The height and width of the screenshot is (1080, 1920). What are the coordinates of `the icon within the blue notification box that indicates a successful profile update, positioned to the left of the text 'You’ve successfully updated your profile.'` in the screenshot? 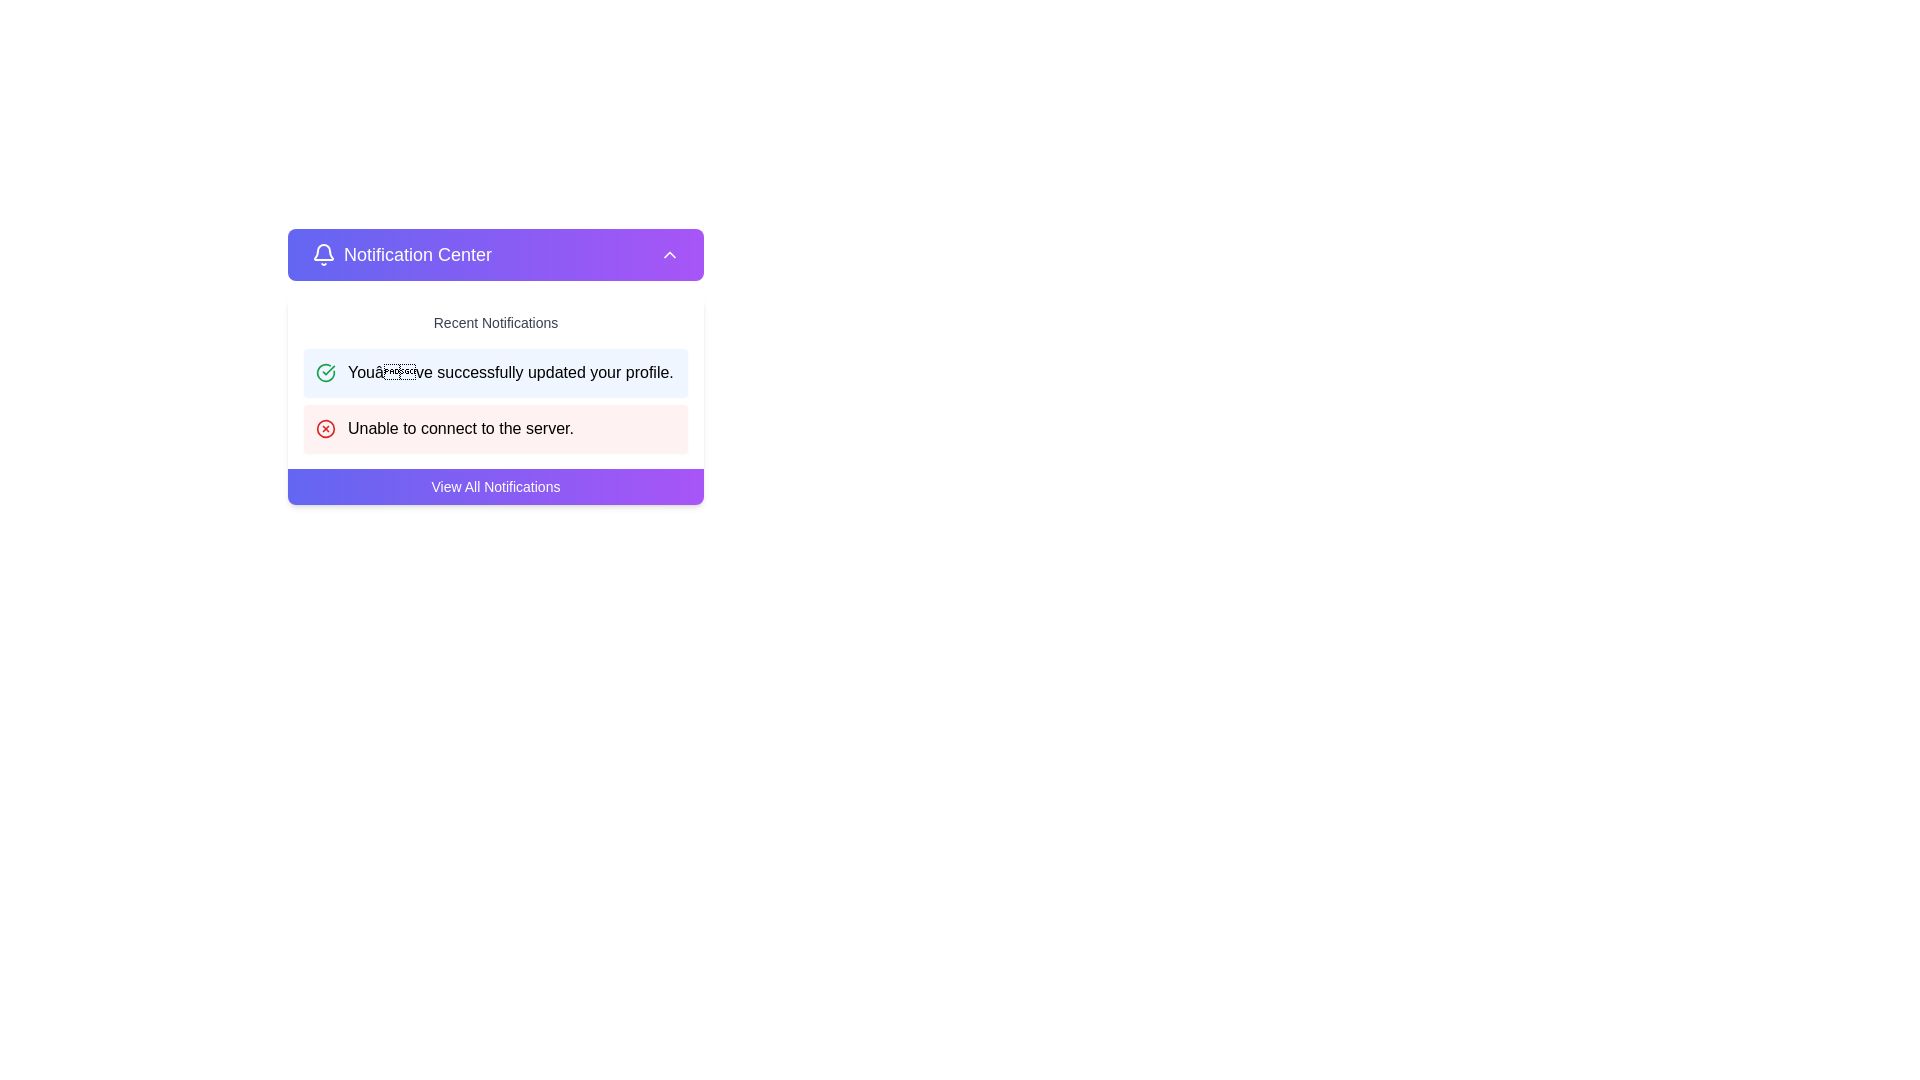 It's located at (326, 373).